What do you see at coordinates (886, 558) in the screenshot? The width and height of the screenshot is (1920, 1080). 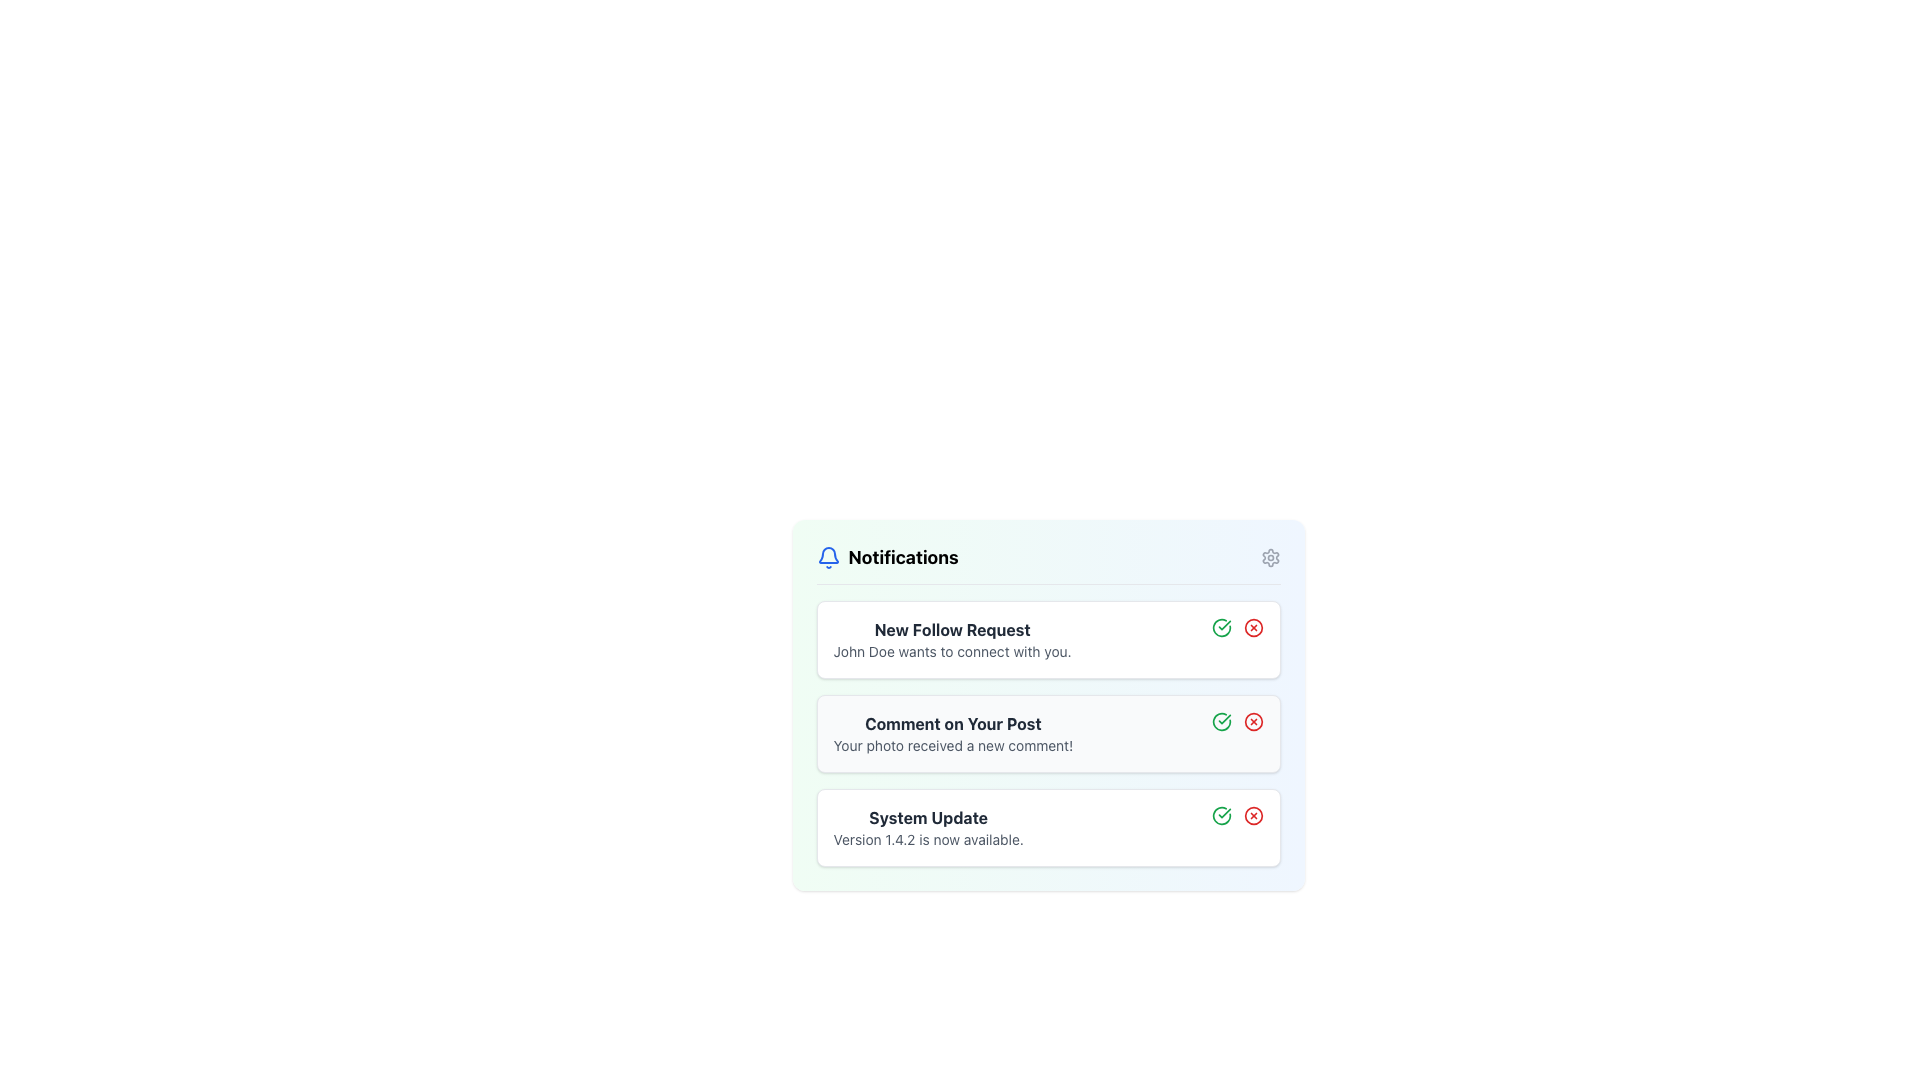 I see `the text of the primary header located at the top-left corner of the notifications panel` at bounding box center [886, 558].